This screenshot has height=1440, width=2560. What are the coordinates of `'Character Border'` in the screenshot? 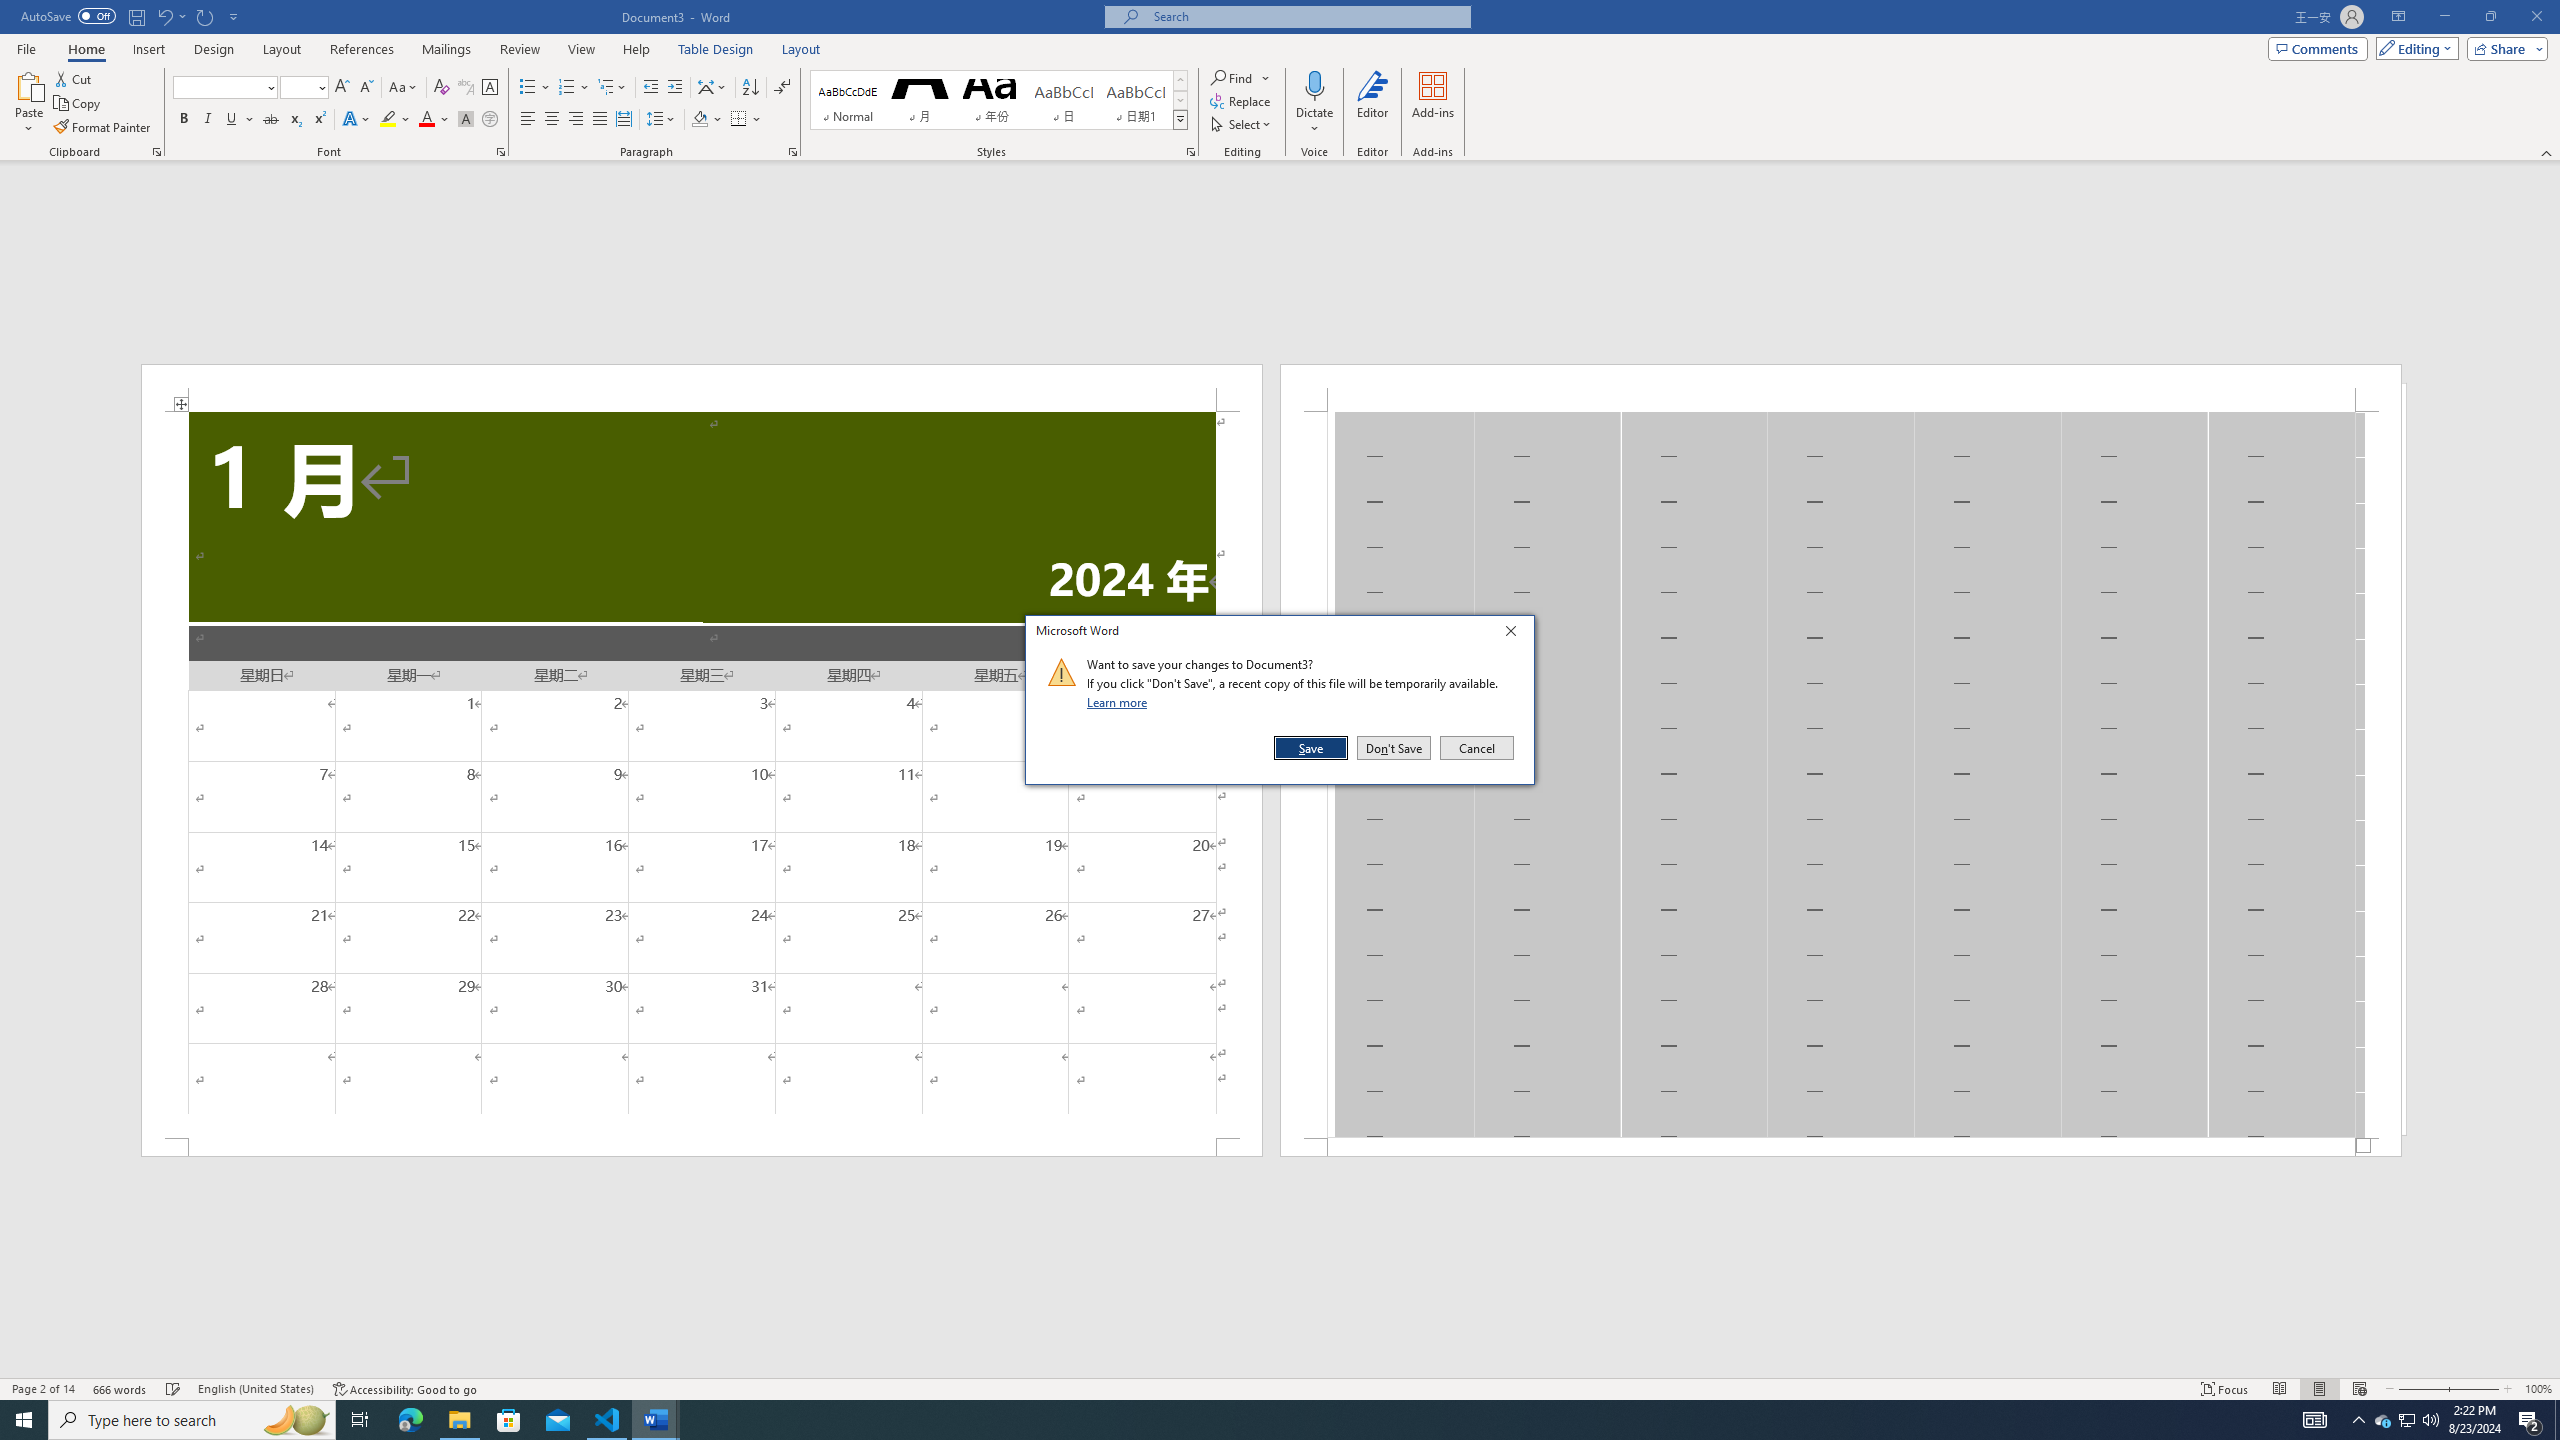 It's located at (489, 87).